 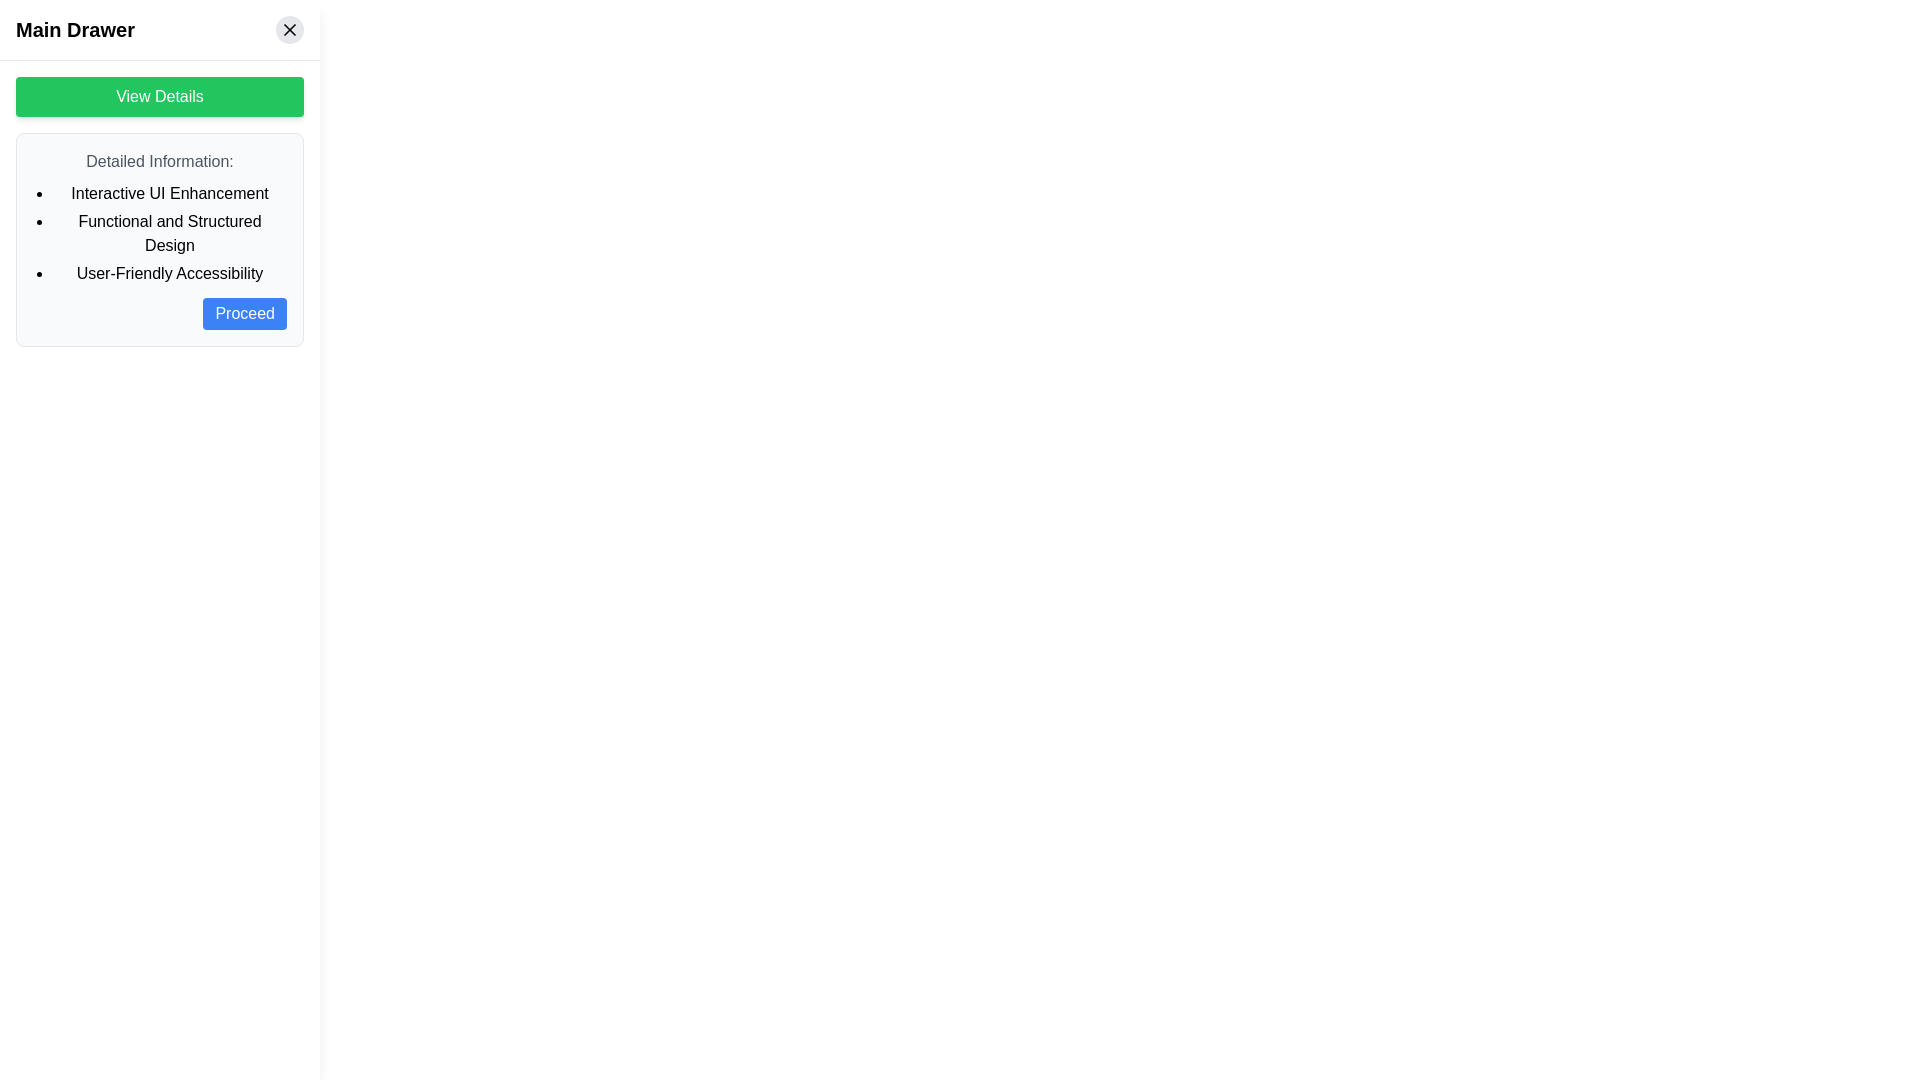 I want to click on the menu toggle button located at the top-left corner, adjacent to the text 'Main Drawer', so click(x=39, y=39).